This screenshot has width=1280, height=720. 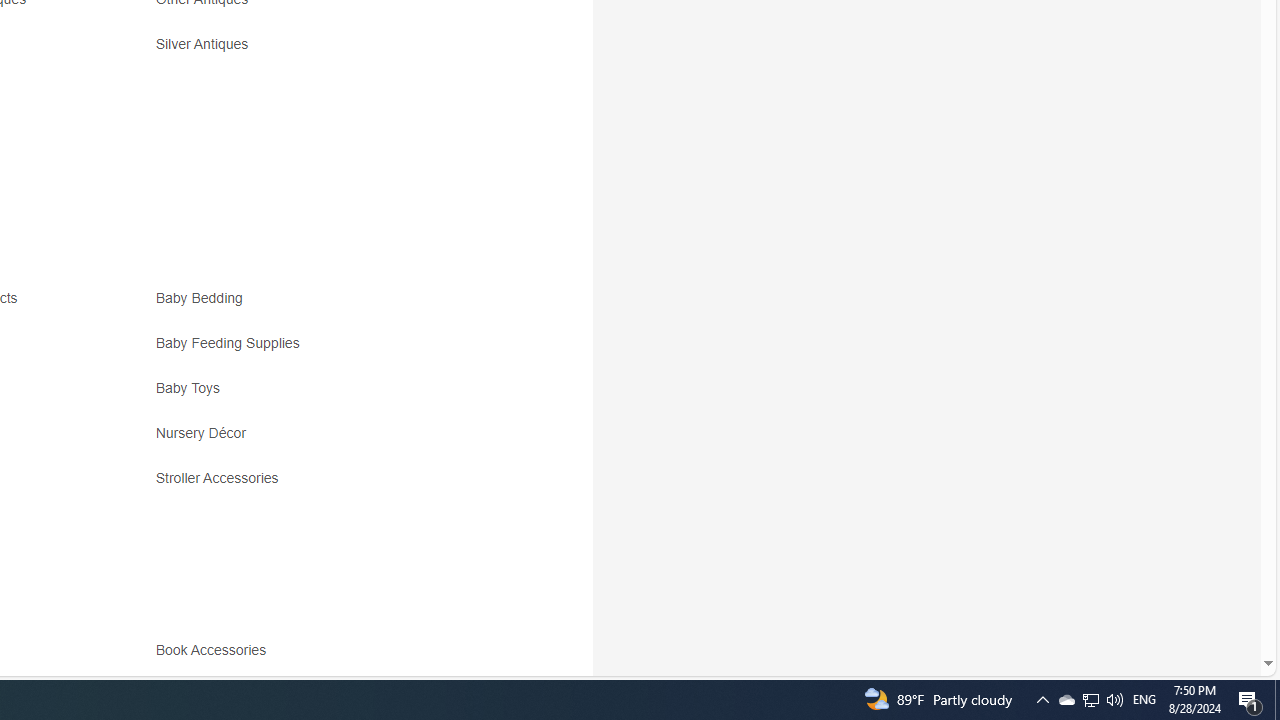 I want to click on 'Stroller Accessories', so click(x=332, y=485).